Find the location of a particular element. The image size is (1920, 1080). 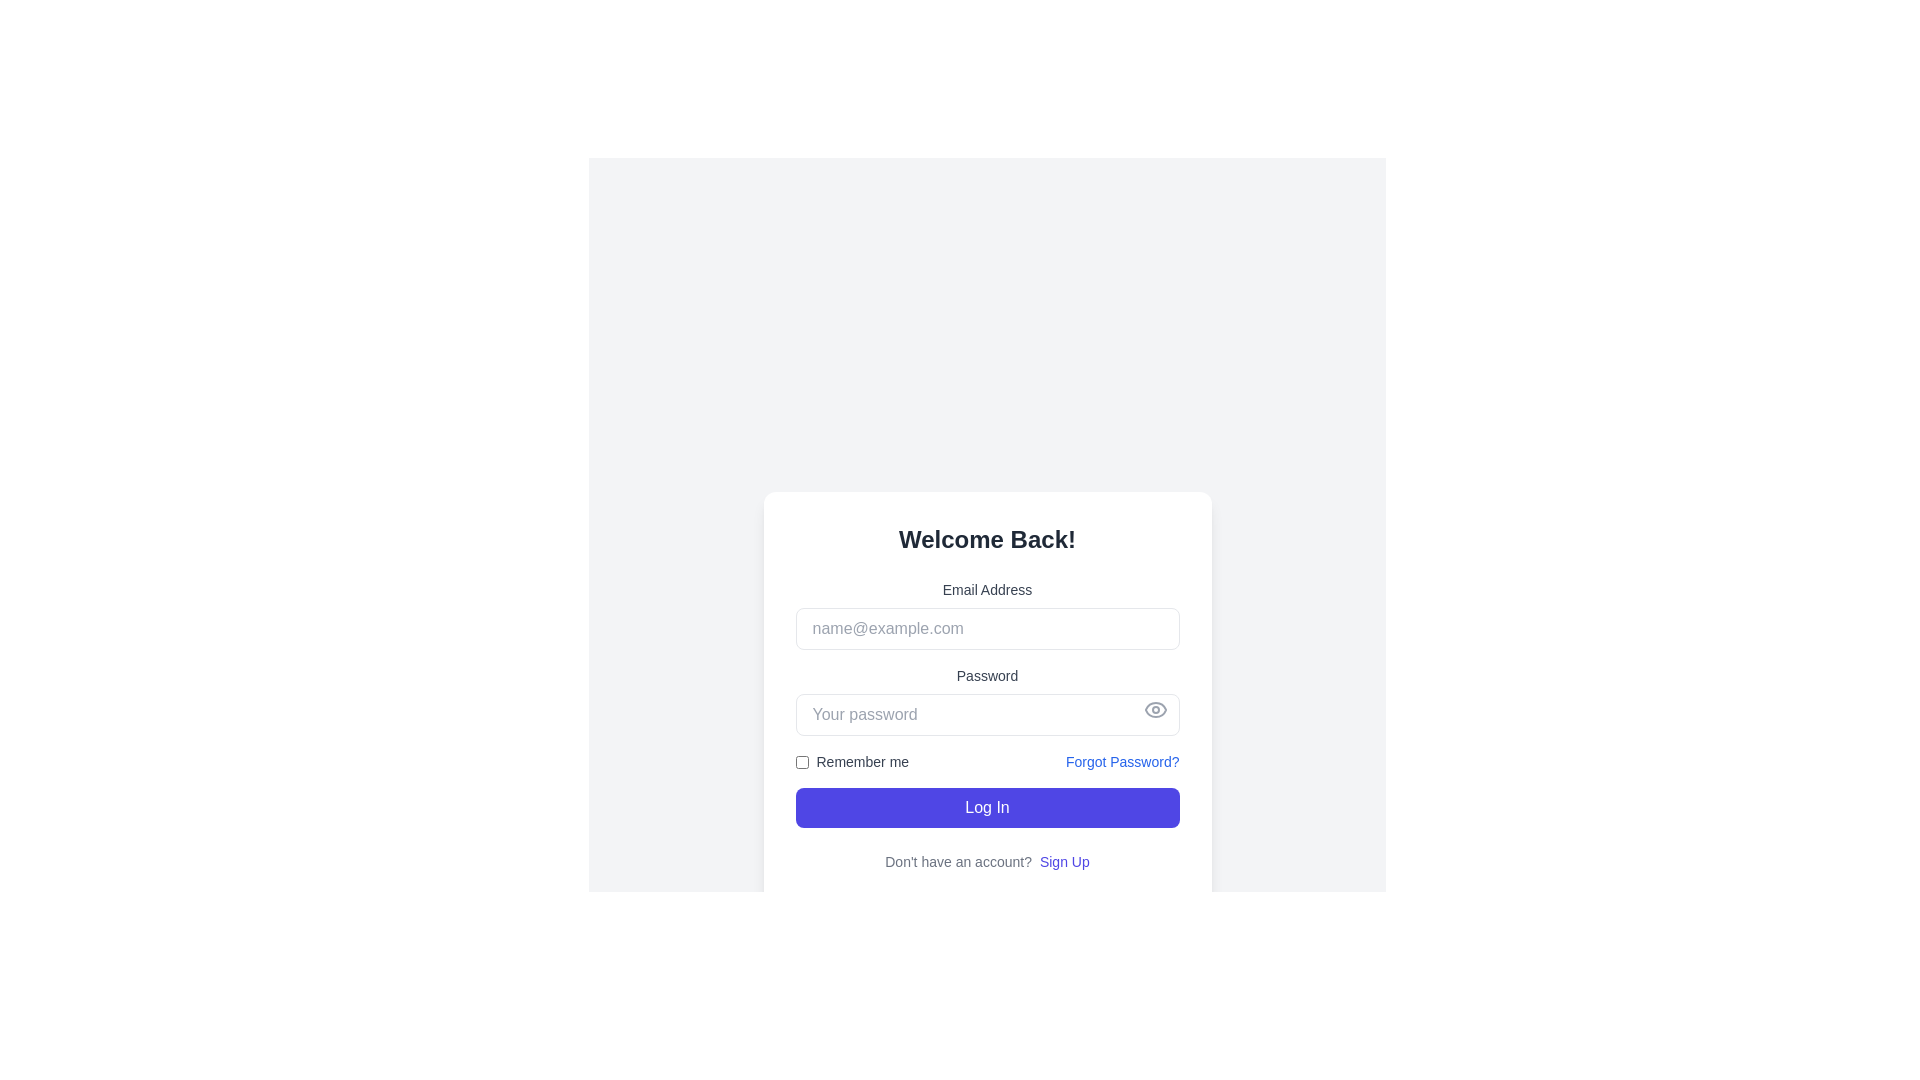

the clickable text link for password recovery located at the bottom right of the section containing the 'Remember me' checkbox is located at coordinates (1122, 762).